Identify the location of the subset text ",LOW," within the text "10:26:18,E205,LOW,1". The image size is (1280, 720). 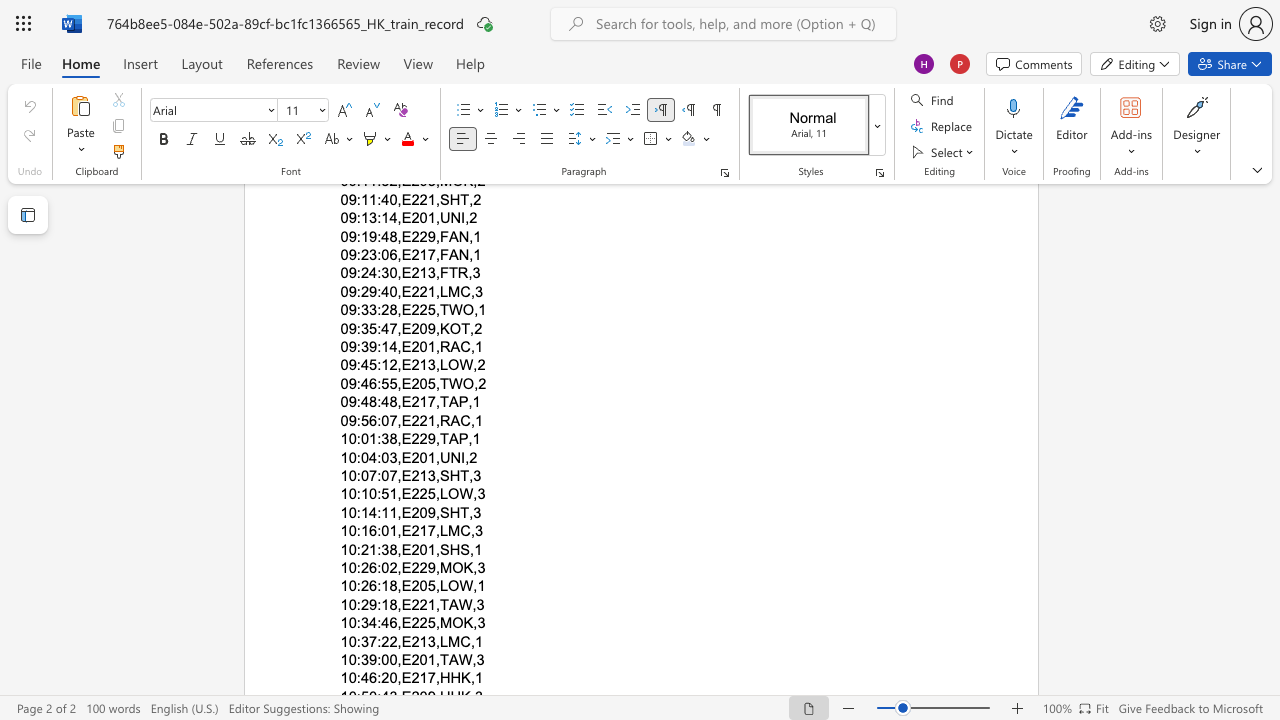
(434, 585).